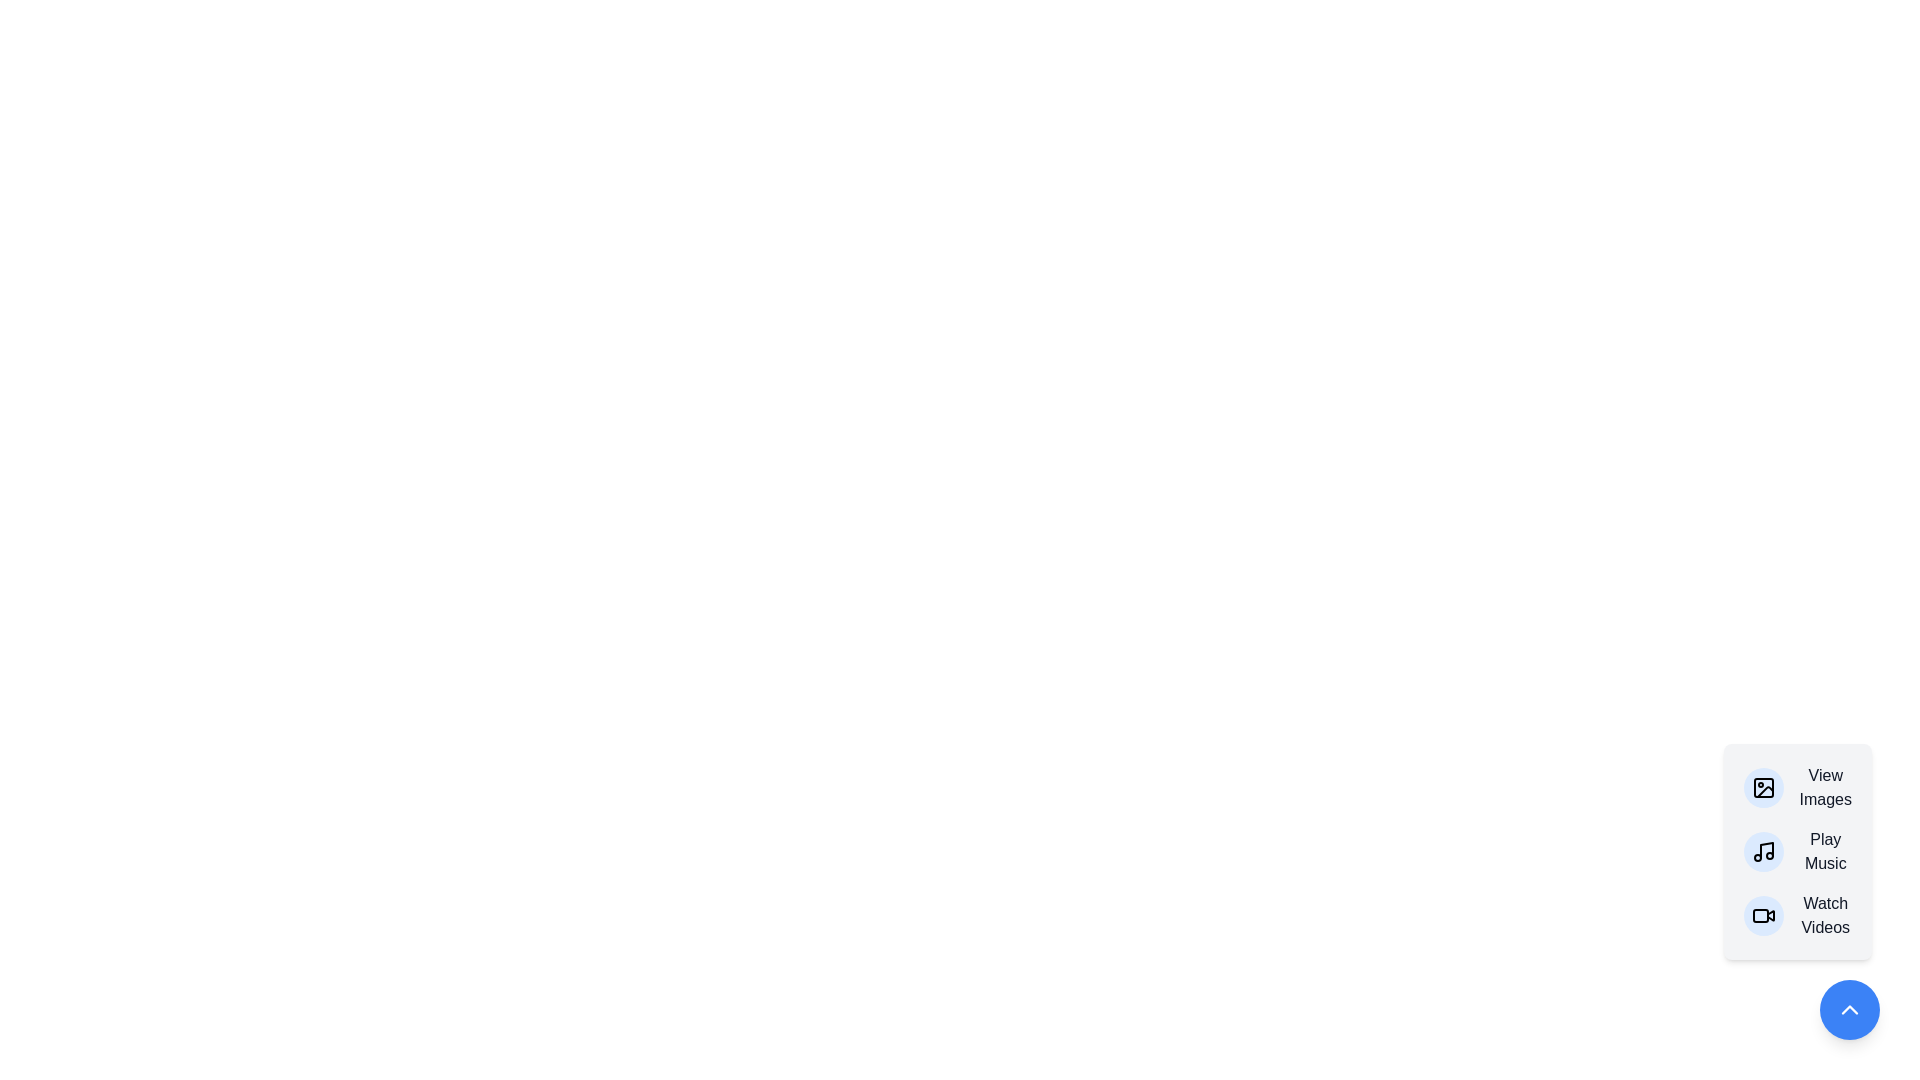 Image resolution: width=1920 pixels, height=1080 pixels. Describe the element at coordinates (1797, 786) in the screenshot. I see `the menu item corresponding to View Images` at that location.